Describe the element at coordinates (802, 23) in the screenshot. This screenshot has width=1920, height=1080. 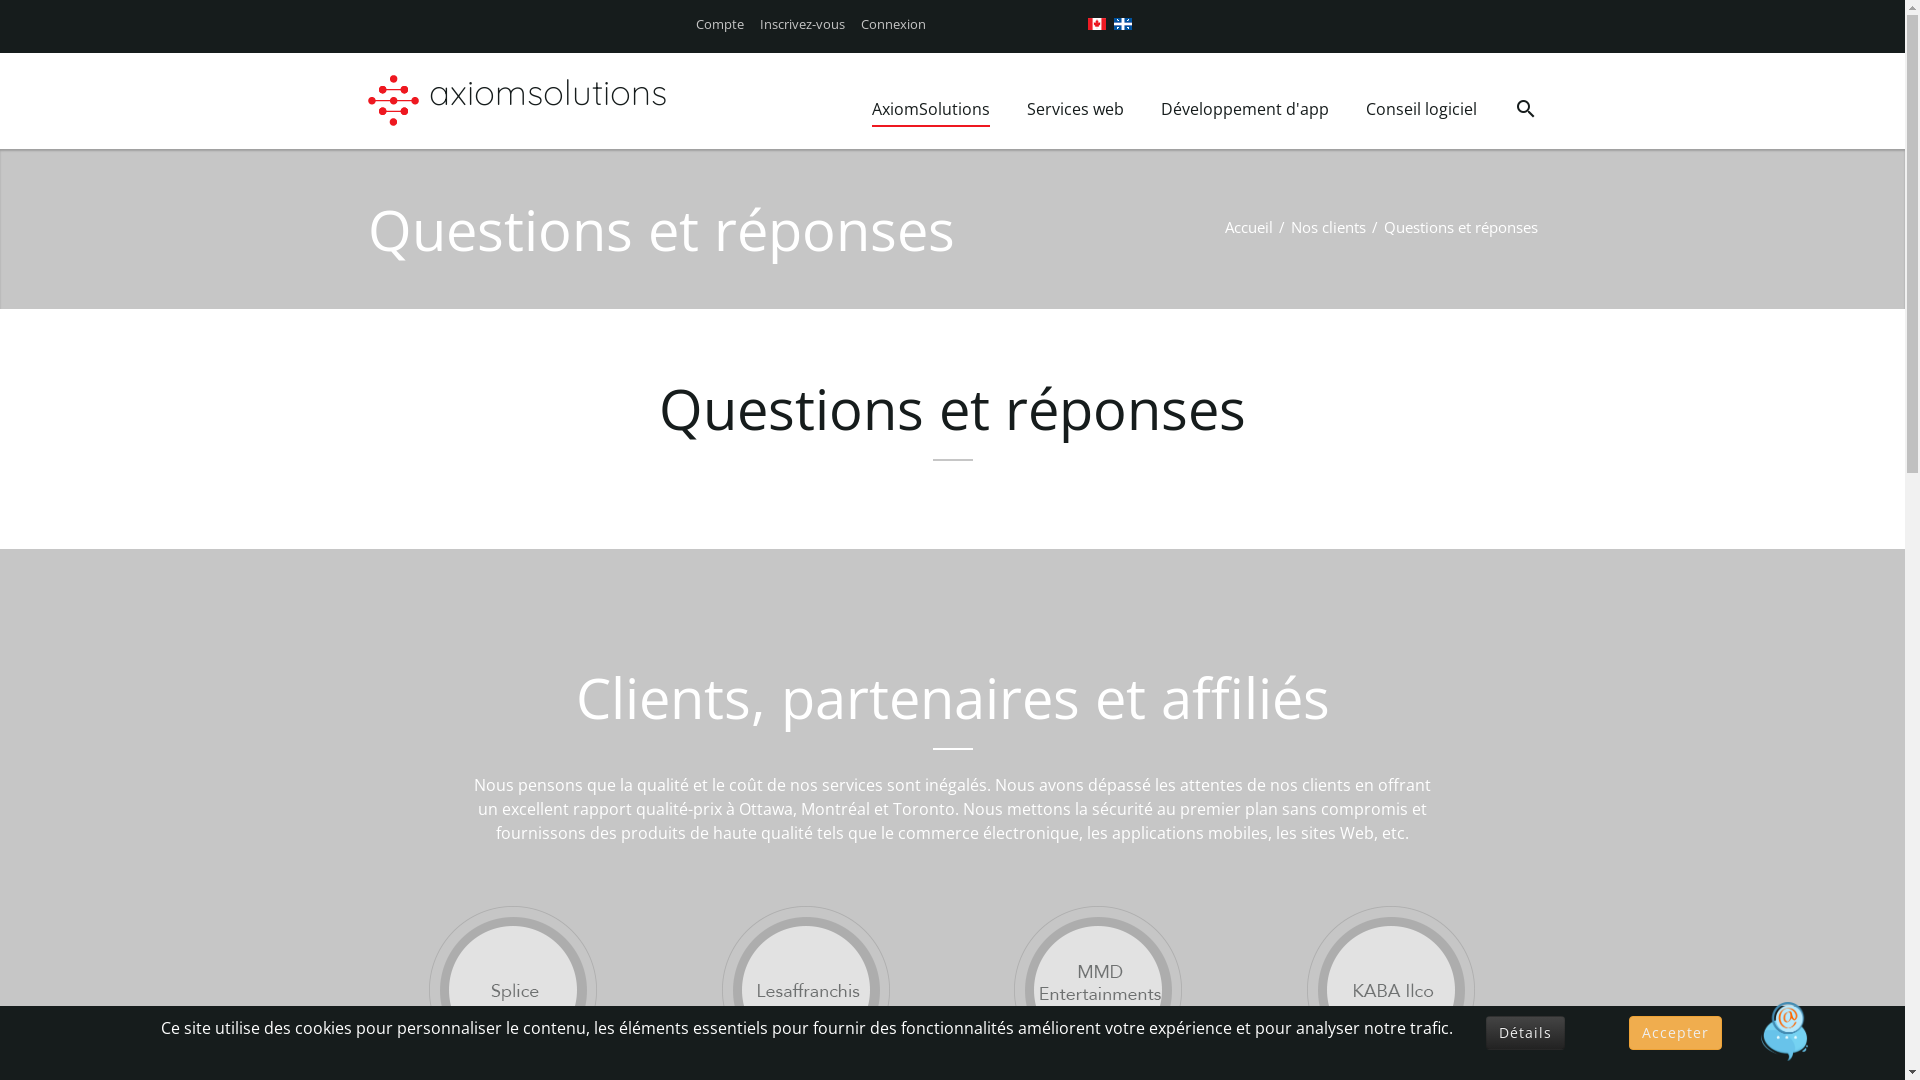
I see `'Inscrivez-vous'` at that location.